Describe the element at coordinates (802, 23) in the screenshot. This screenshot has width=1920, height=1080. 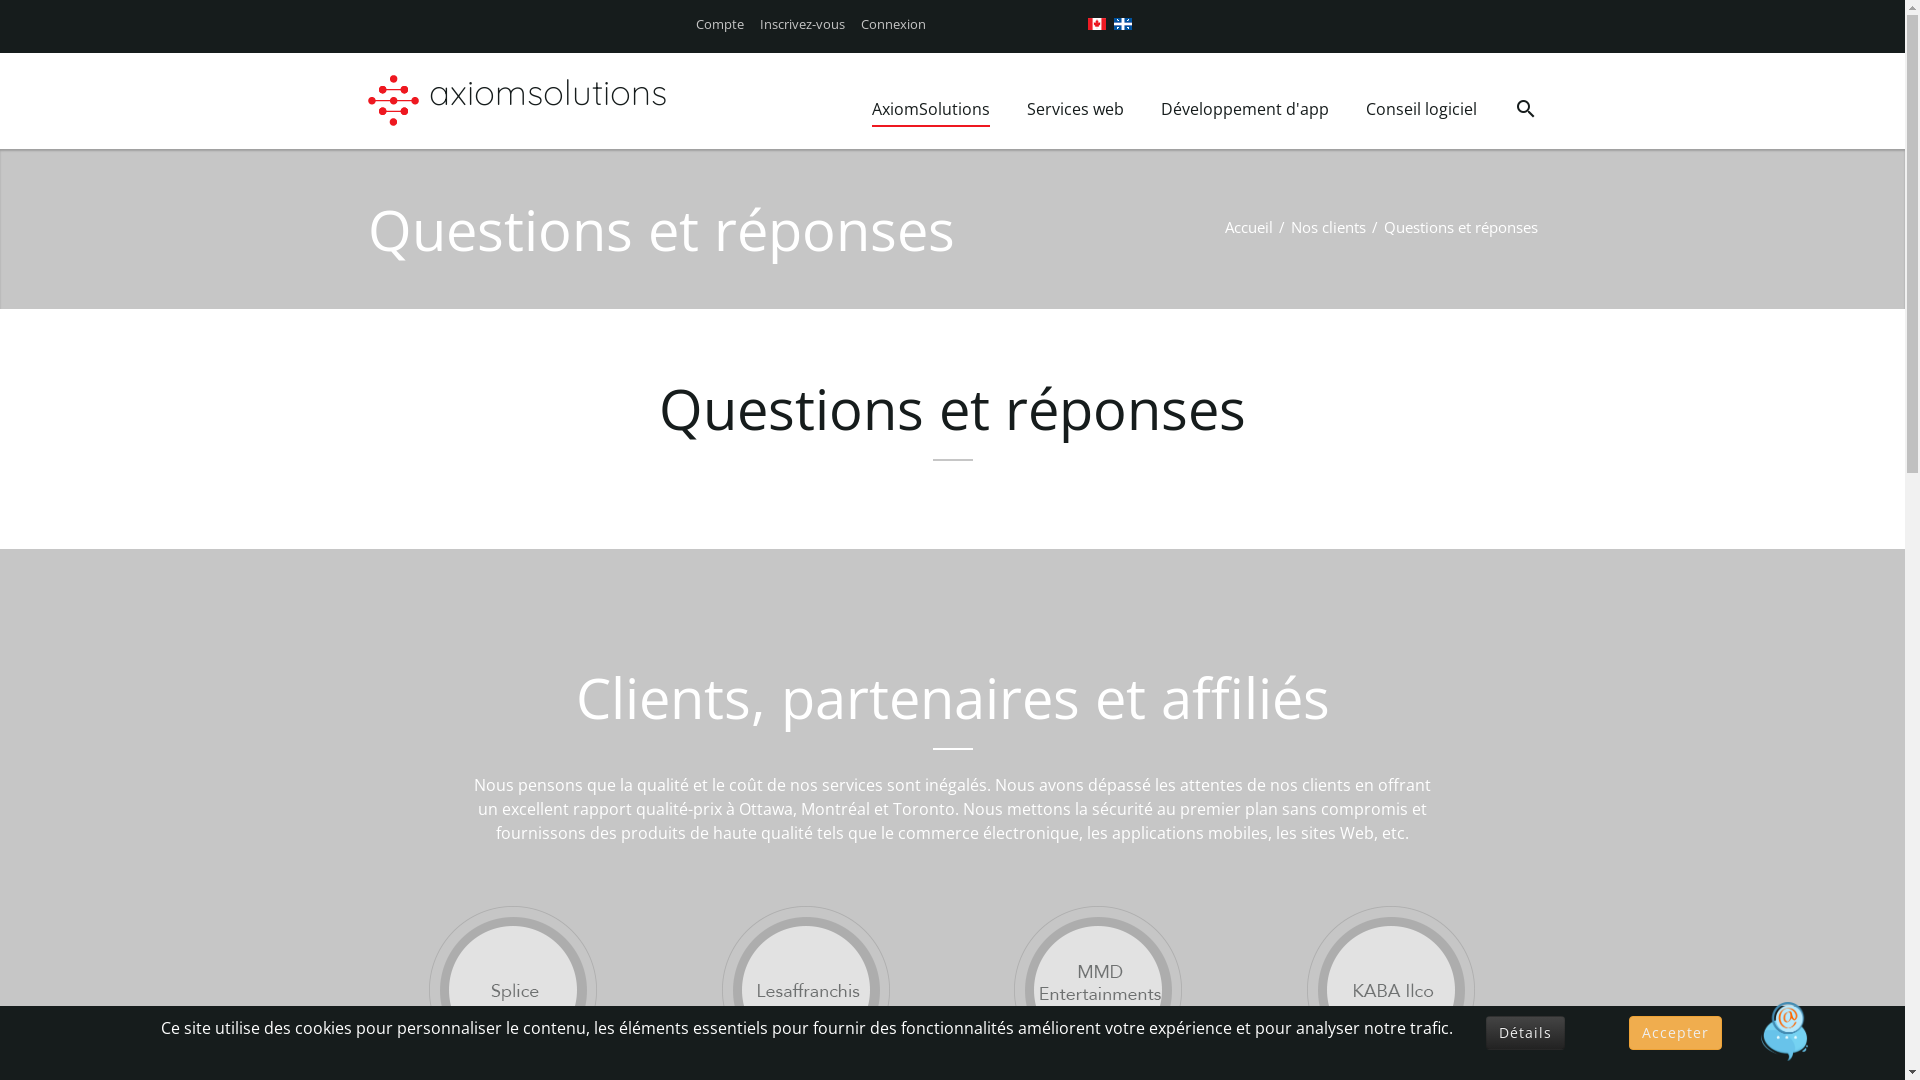
I see `'Inscrivez-vous'` at that location.